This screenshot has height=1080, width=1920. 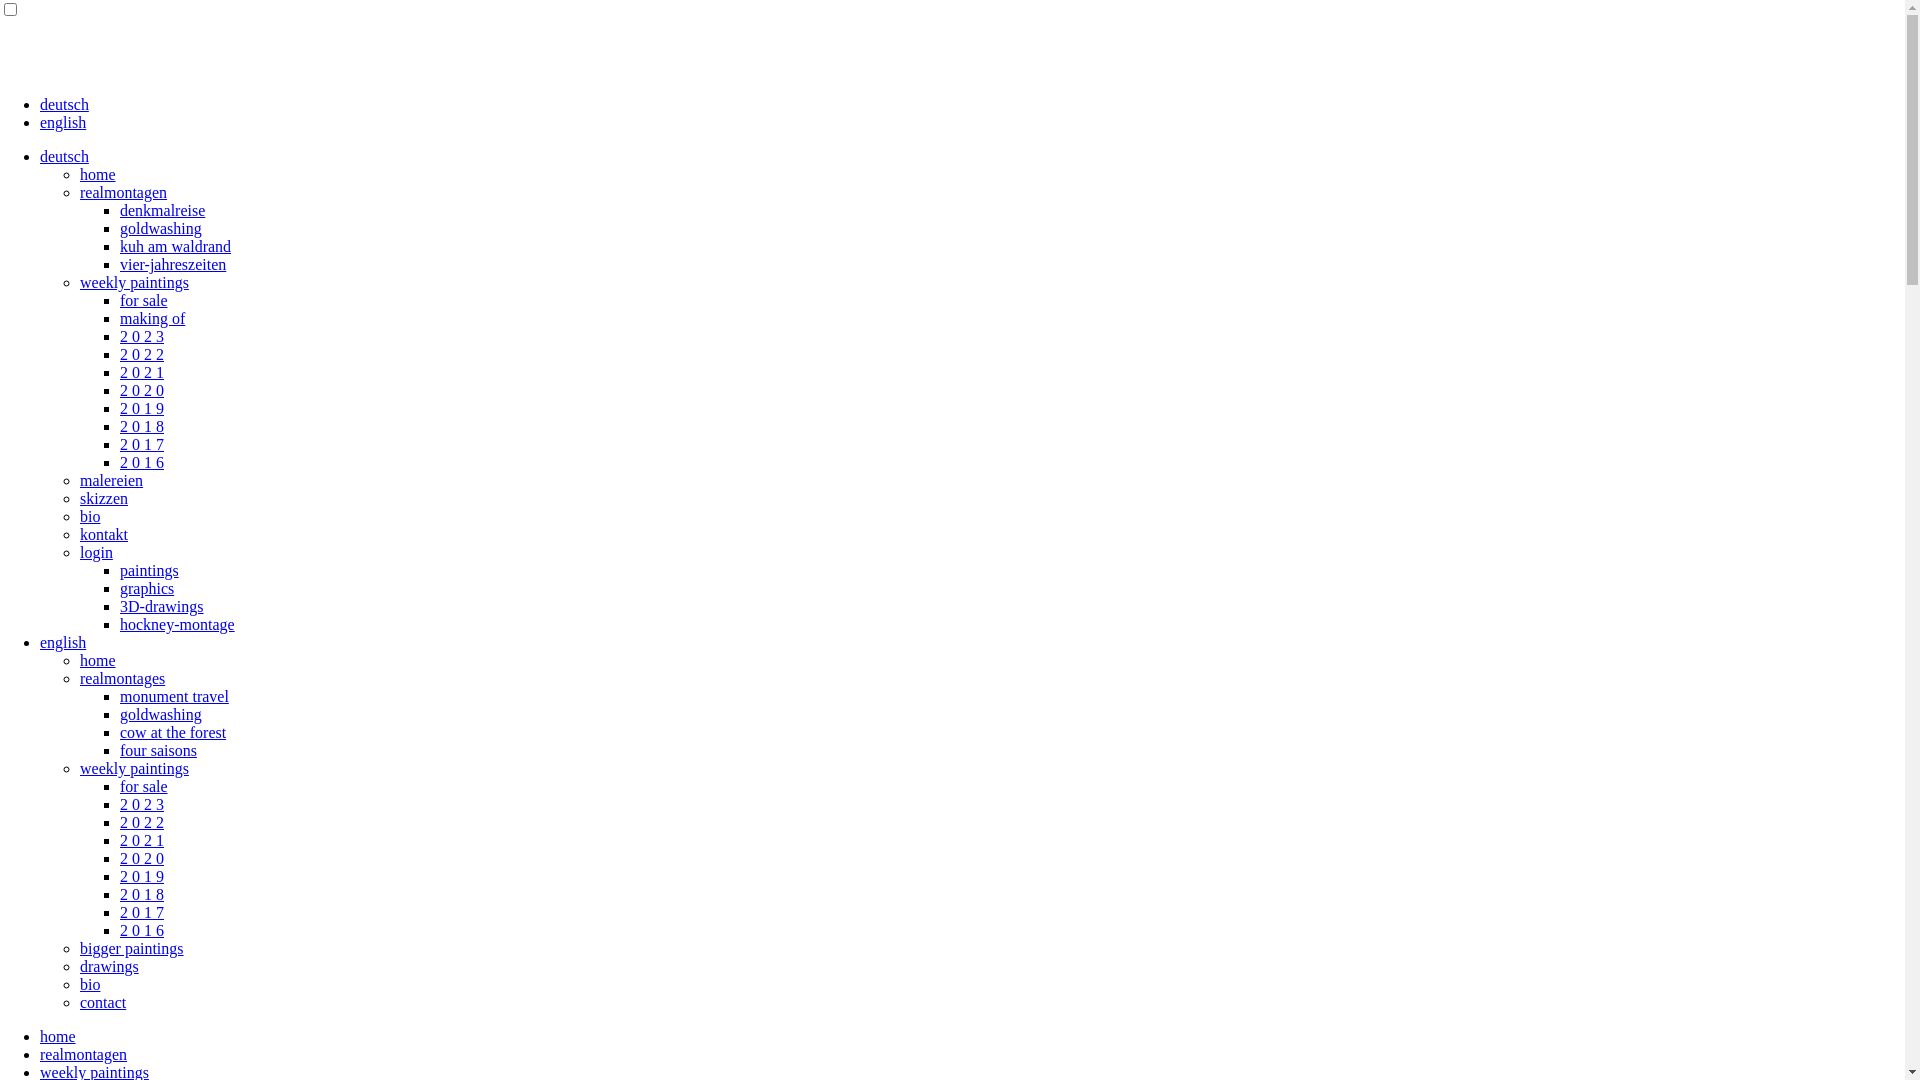 I want to click on '2 0 1 8', so click(x=141, y=425).